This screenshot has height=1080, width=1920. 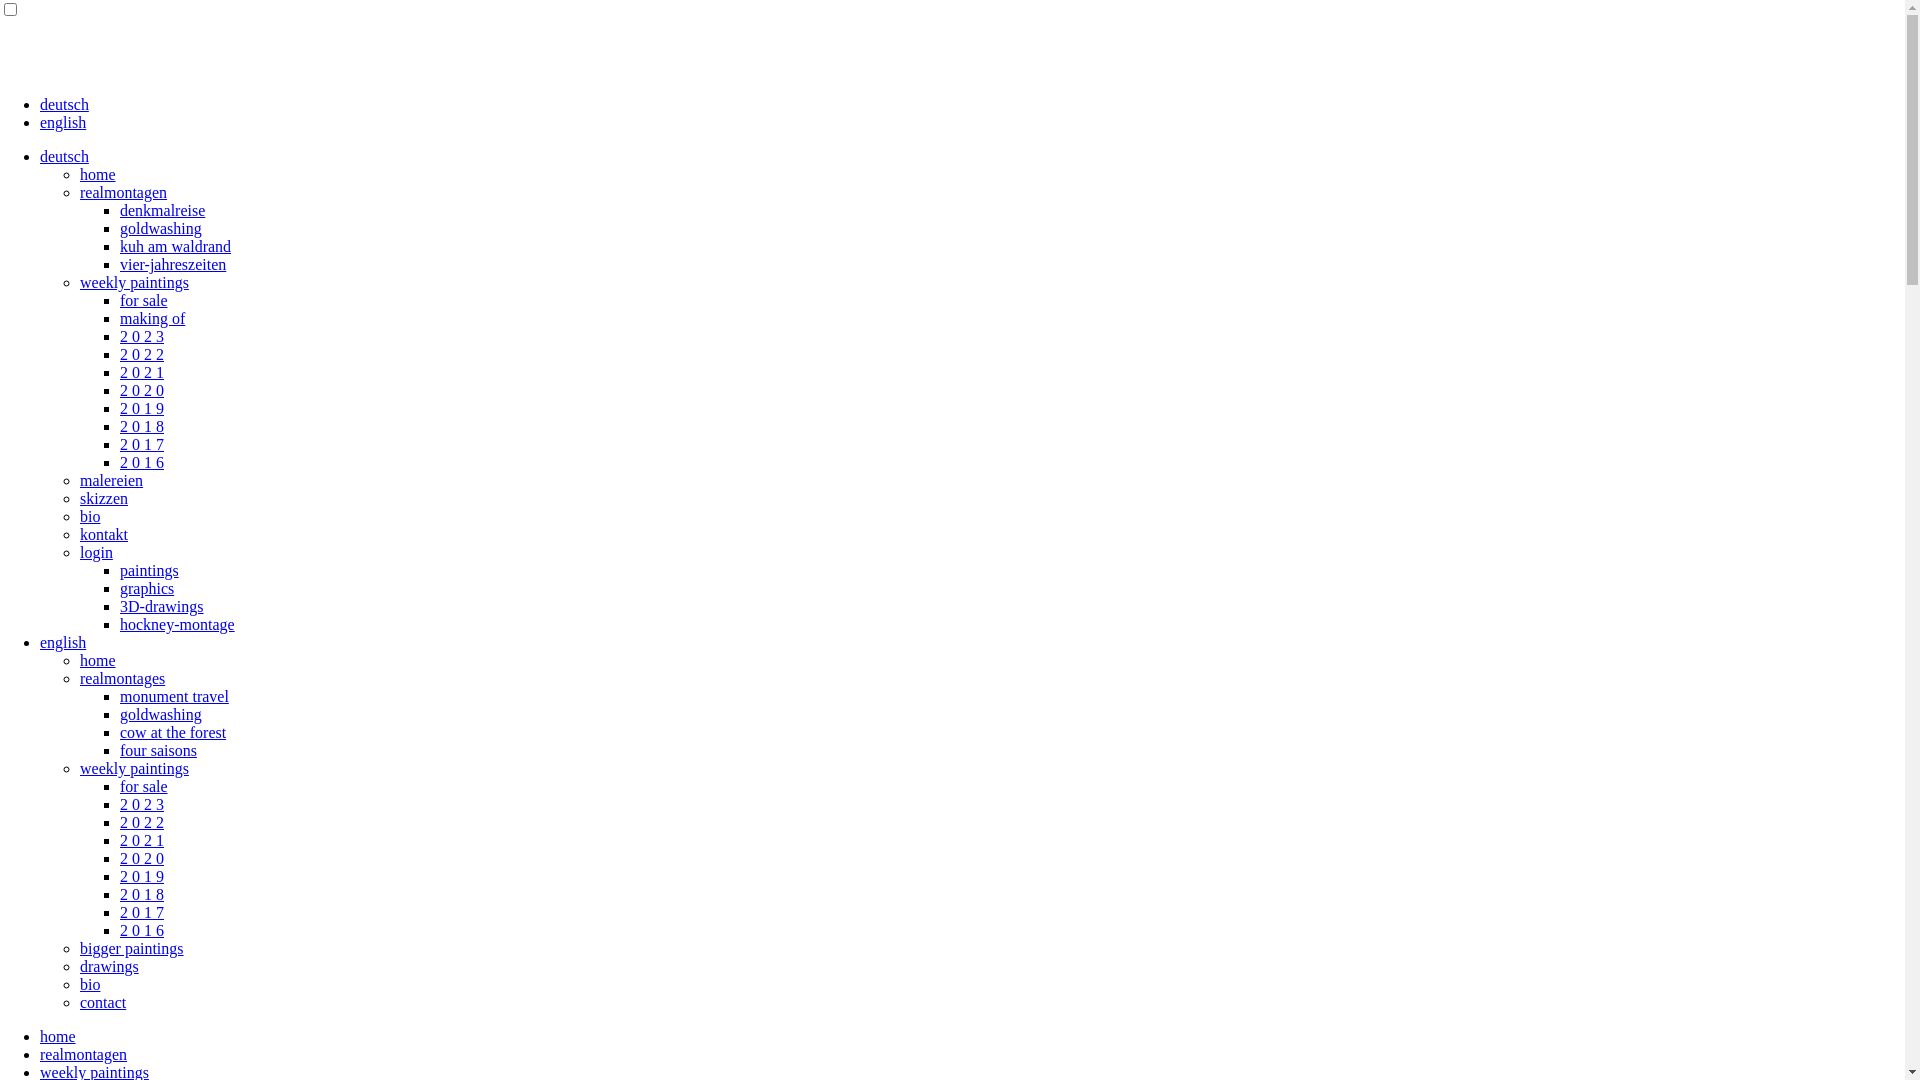 I want to click on '2 0 1 8', so click(x=141, y=425).